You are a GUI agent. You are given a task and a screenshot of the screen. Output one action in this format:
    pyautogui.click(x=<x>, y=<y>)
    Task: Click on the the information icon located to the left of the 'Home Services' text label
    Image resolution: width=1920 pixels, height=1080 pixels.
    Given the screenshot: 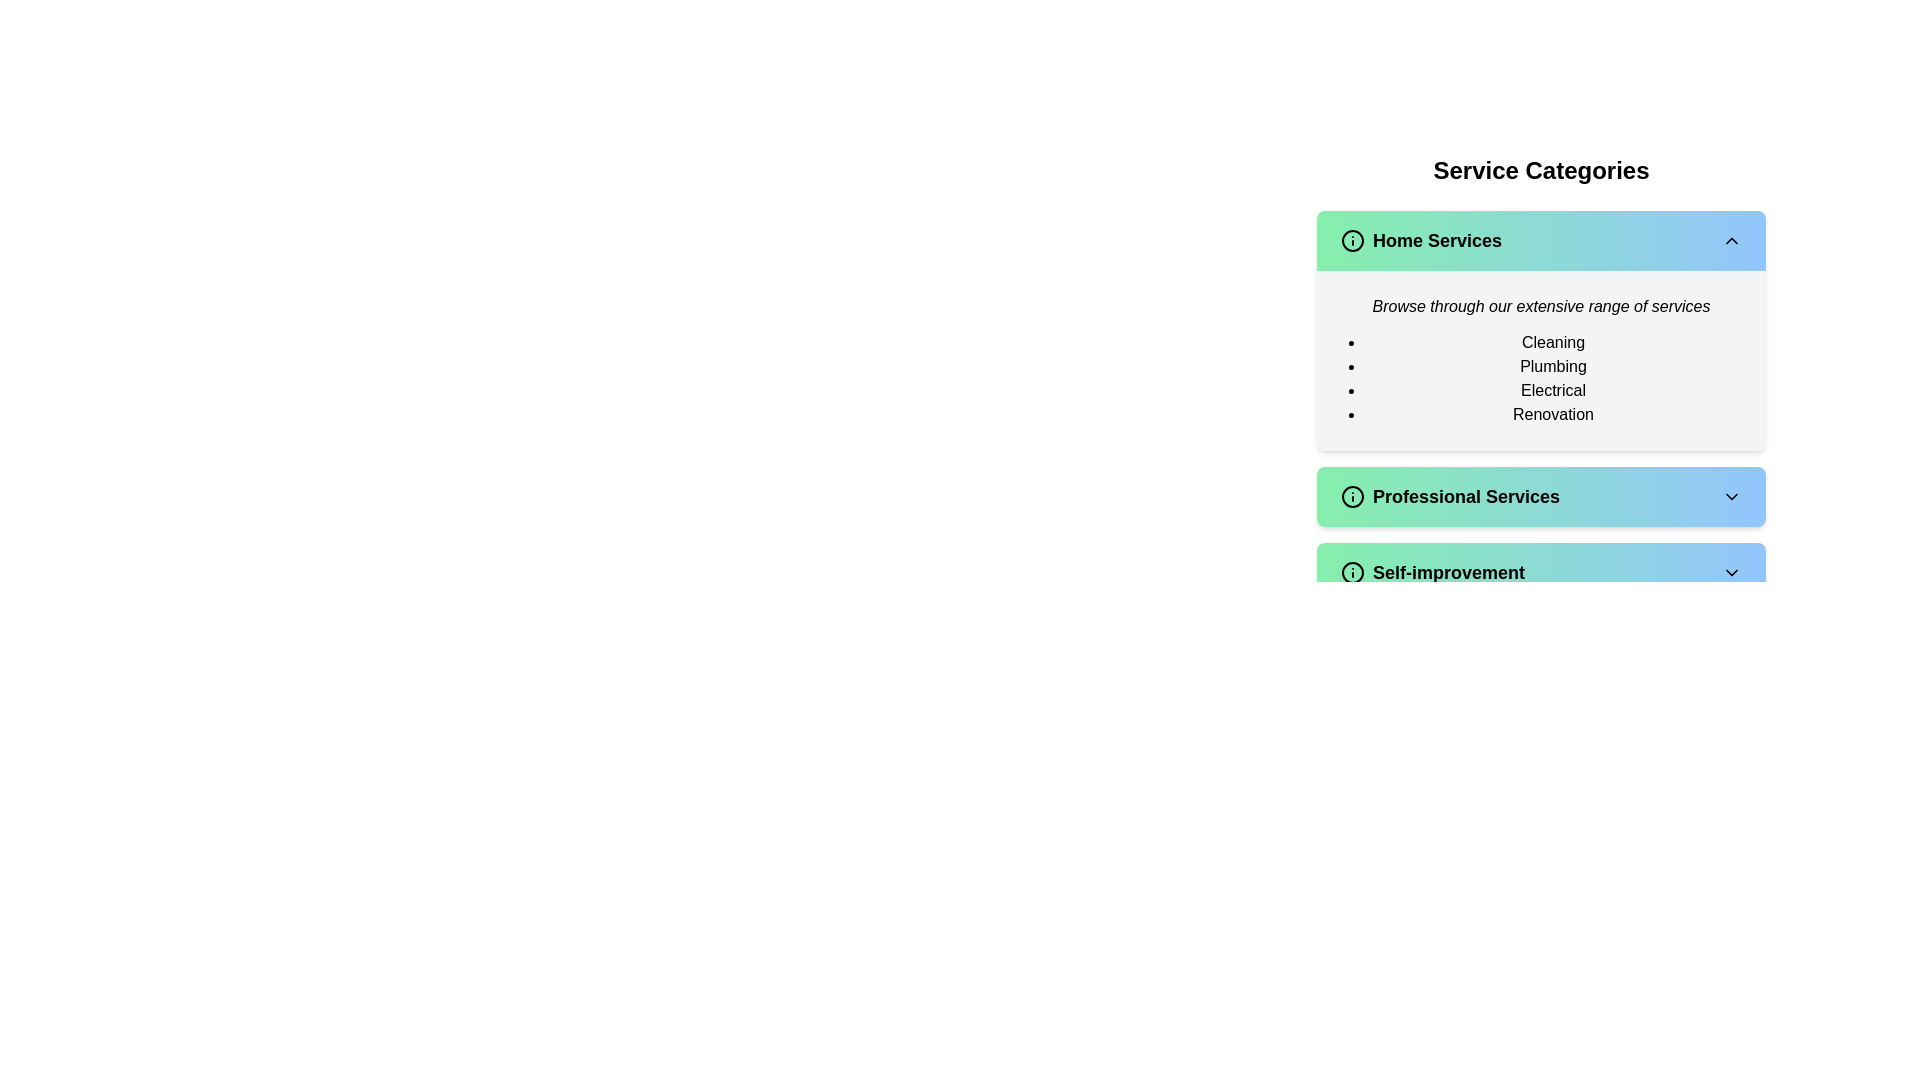 What is the action you would take?
    pyautogui.click(x=1420, y=239)
    